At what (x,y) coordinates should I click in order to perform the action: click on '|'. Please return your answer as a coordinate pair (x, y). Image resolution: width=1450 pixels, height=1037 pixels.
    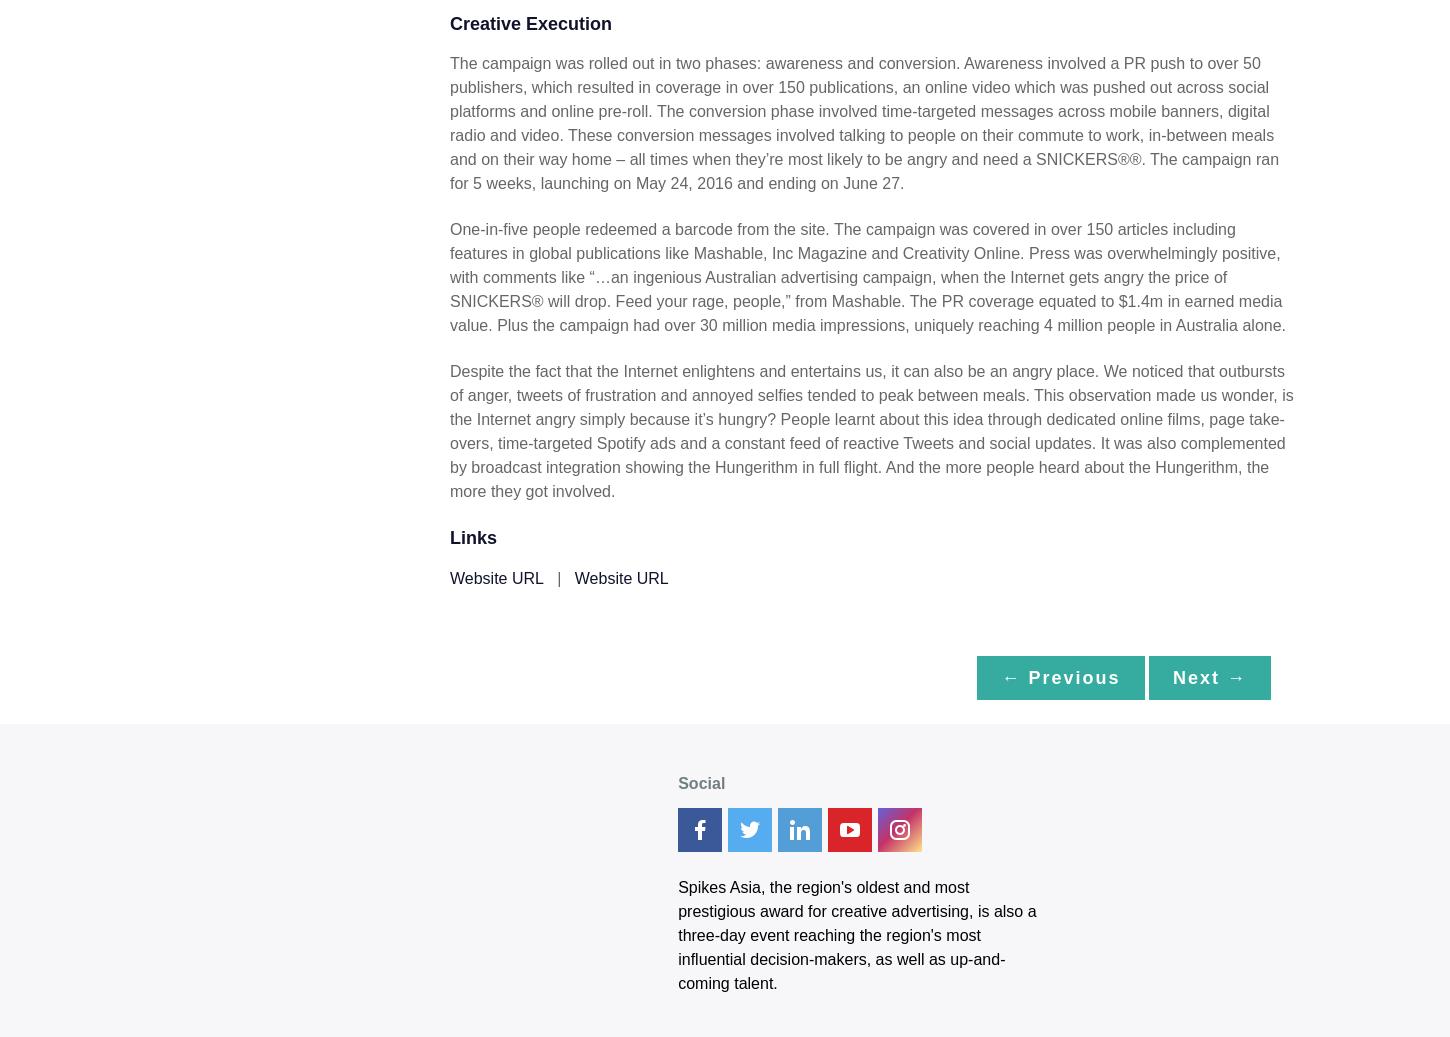
    Looking at the image, I should click on (558, 577).